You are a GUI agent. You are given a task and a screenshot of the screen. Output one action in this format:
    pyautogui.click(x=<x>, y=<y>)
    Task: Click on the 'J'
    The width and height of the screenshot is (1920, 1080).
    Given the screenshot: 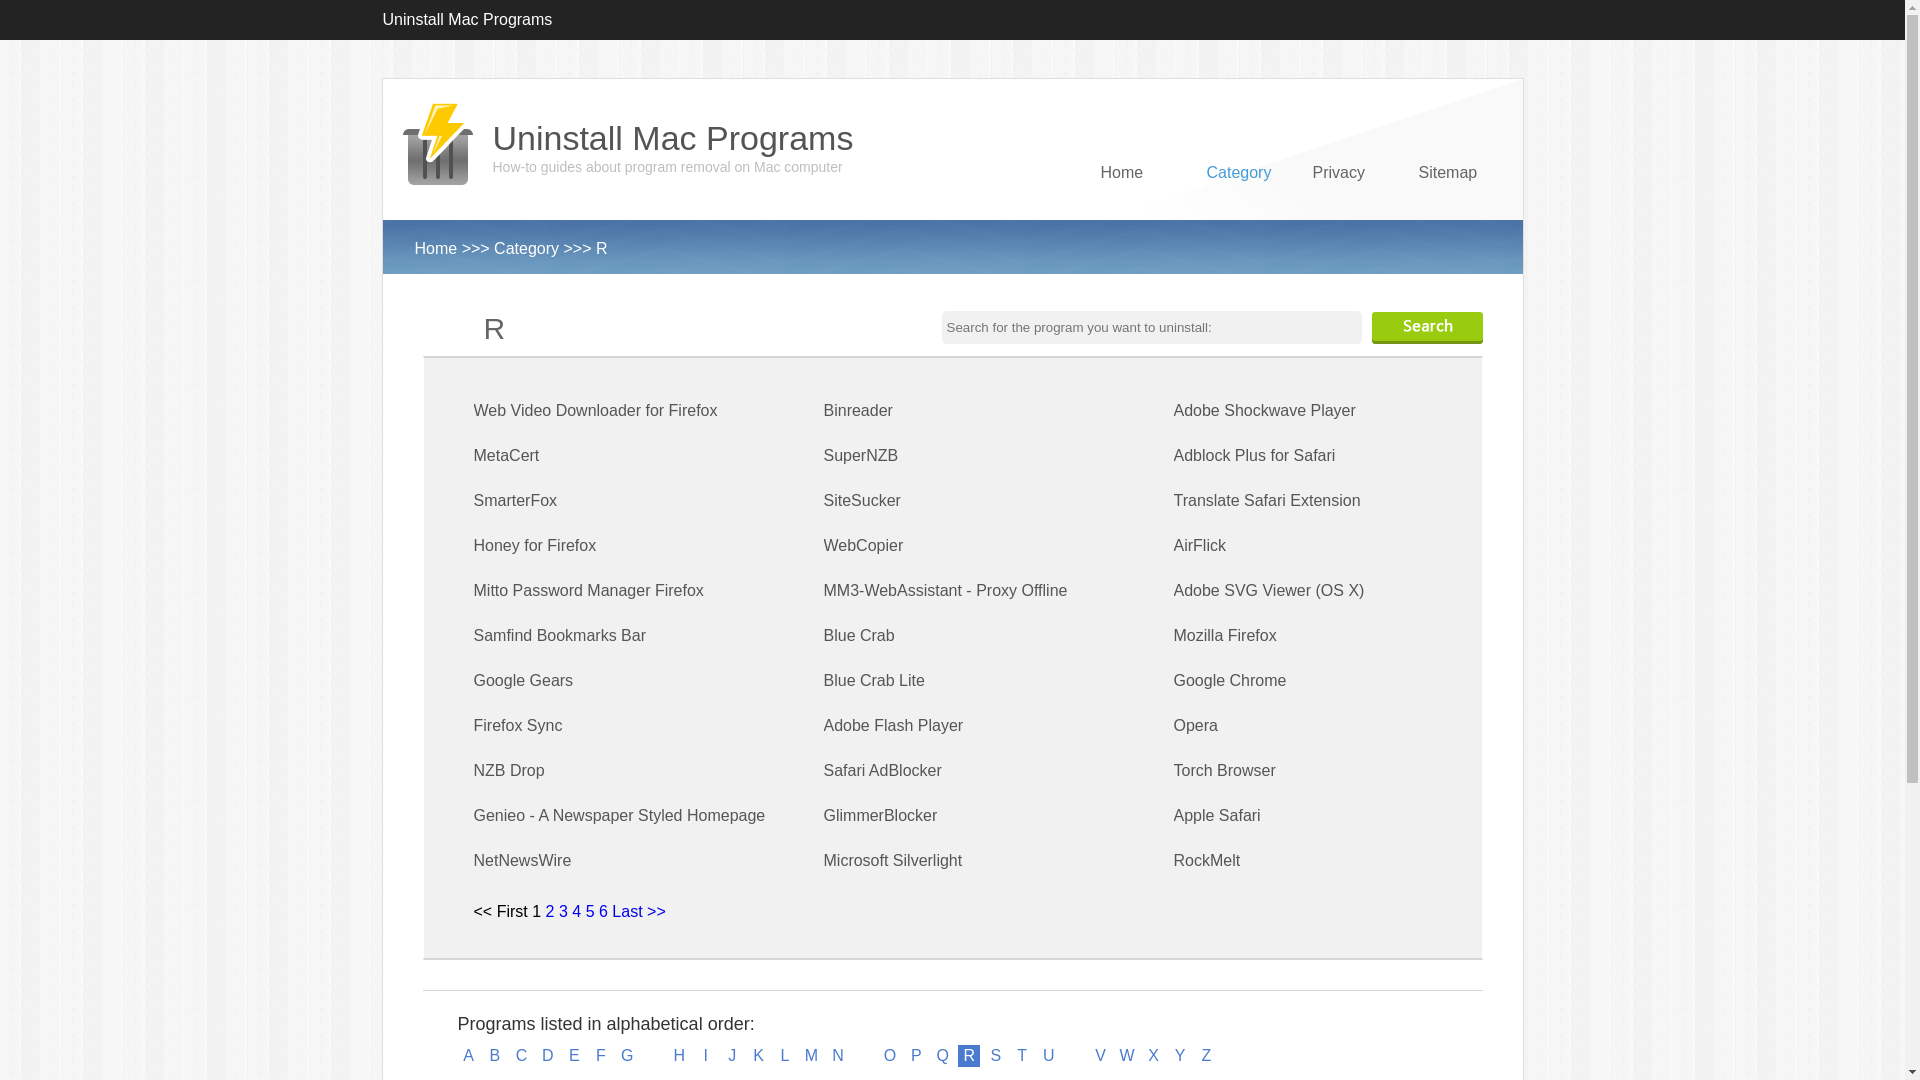 What is the action you would take?
    pyautogui.click(x=720, y=1055)
    